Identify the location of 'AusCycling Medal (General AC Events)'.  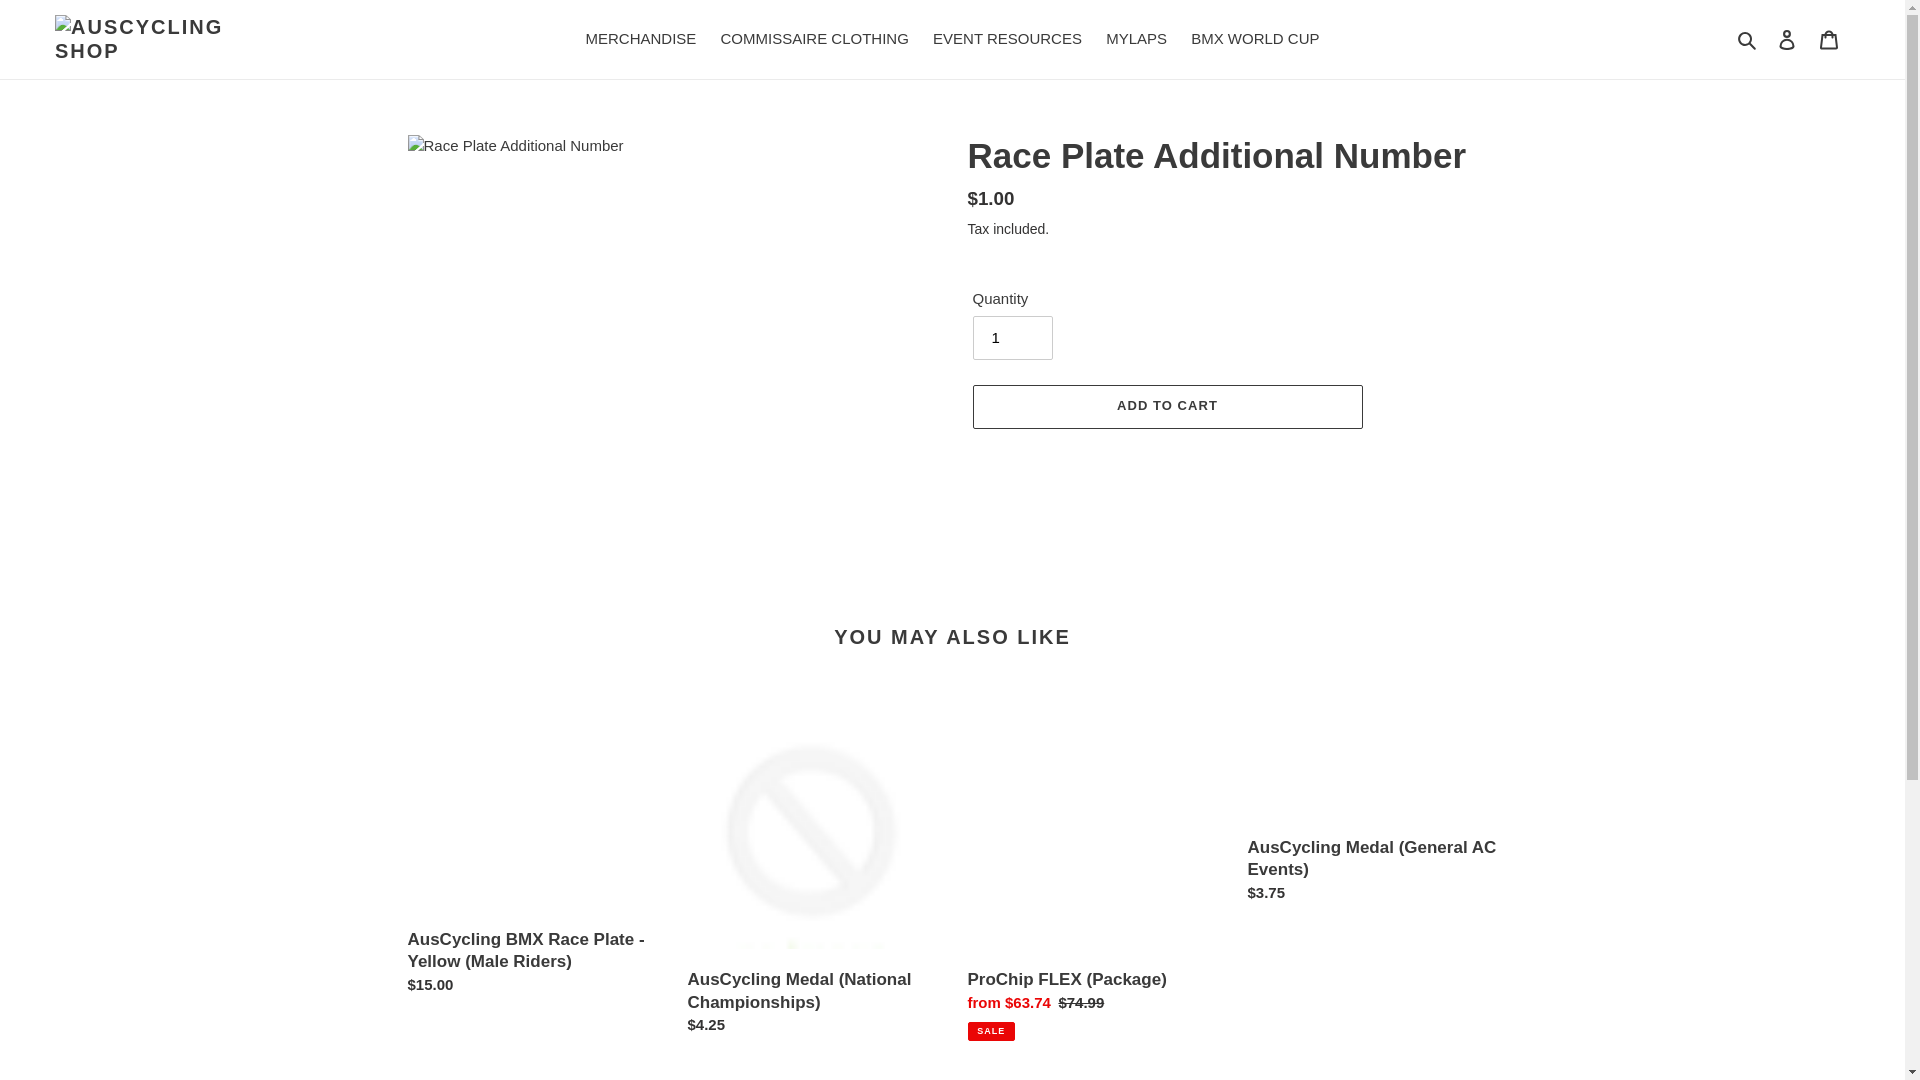
(1371, 806).